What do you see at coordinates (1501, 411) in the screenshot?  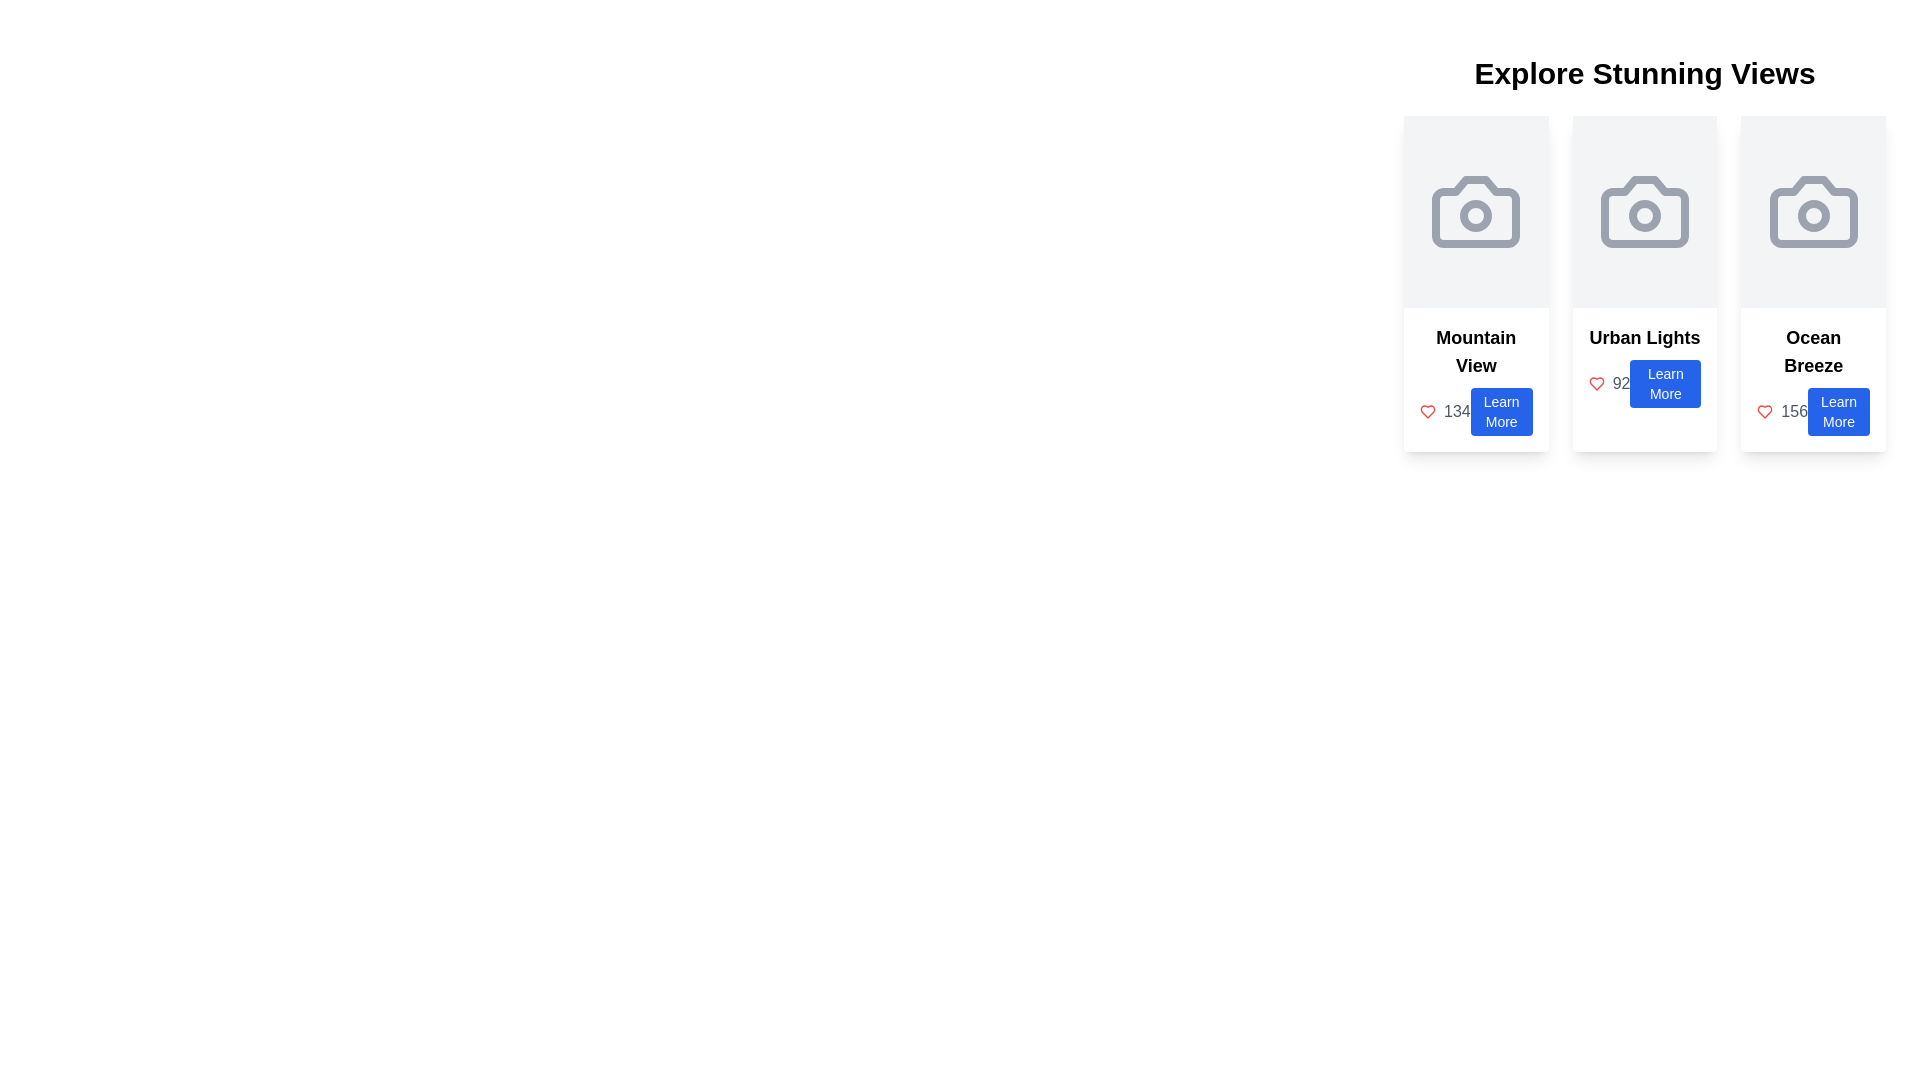 I see `the 'Learn More' button with a blue background located under the text '134' in the leftmost card of the series of cards` at bounding box center [1501, 411].